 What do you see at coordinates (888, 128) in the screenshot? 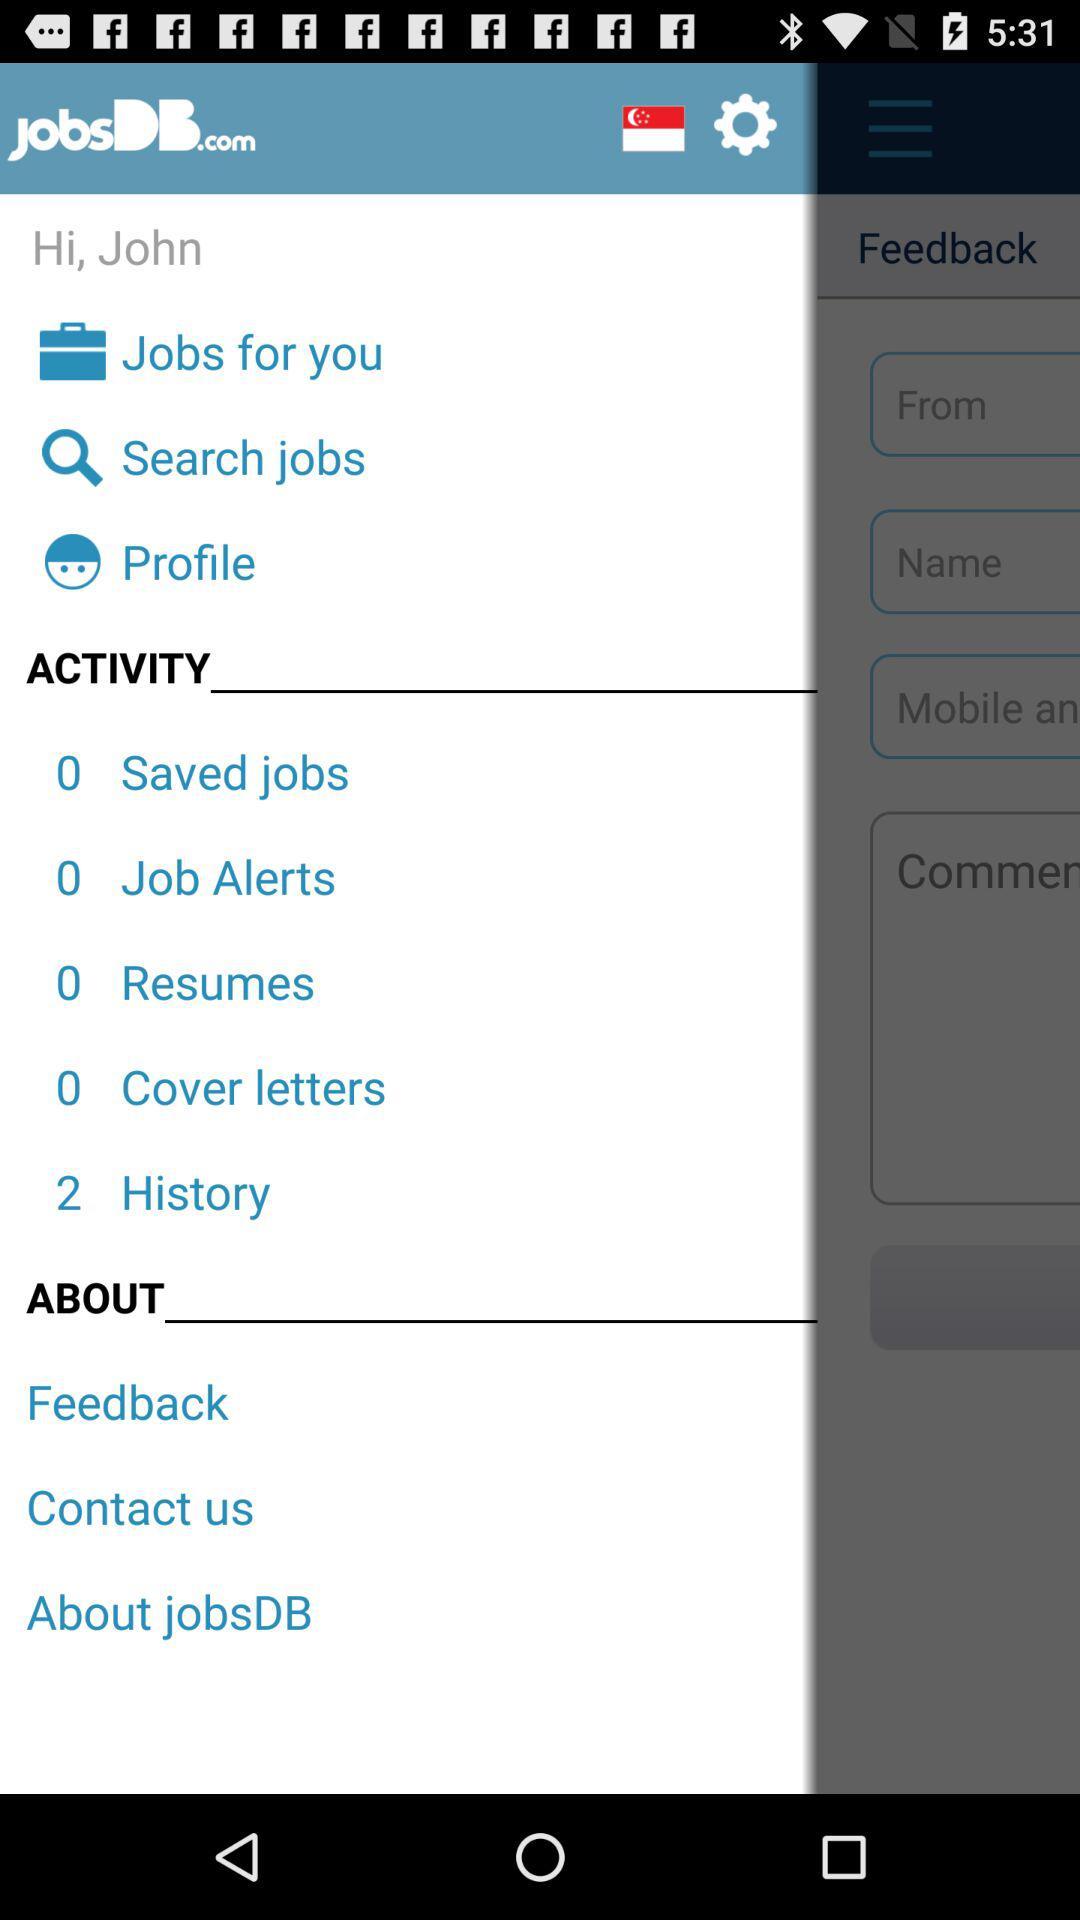
I see `open tool bar` at bounding box center [888, 128].